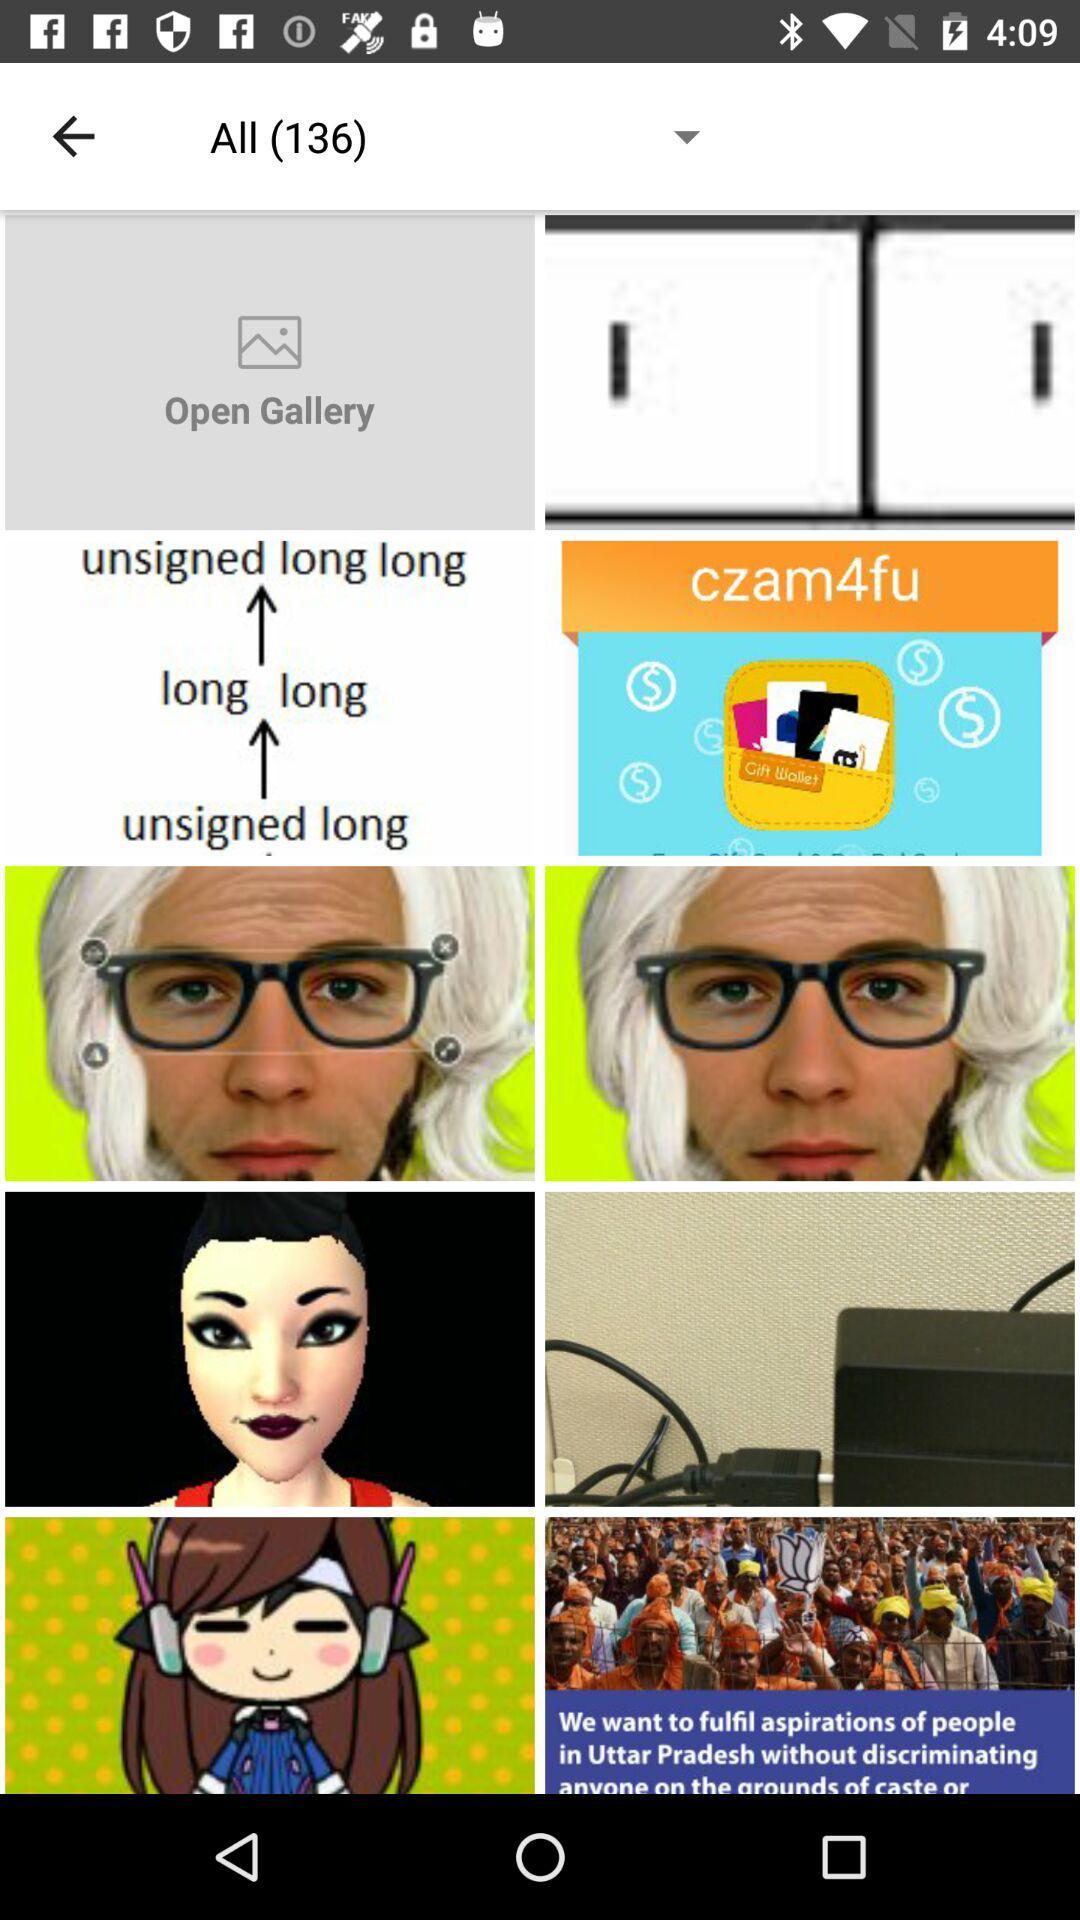 This screenshot has height=1920, width=1080. Describe the element at coordinates (810, 372) in the screenshot. I see `opoen images` at that location.